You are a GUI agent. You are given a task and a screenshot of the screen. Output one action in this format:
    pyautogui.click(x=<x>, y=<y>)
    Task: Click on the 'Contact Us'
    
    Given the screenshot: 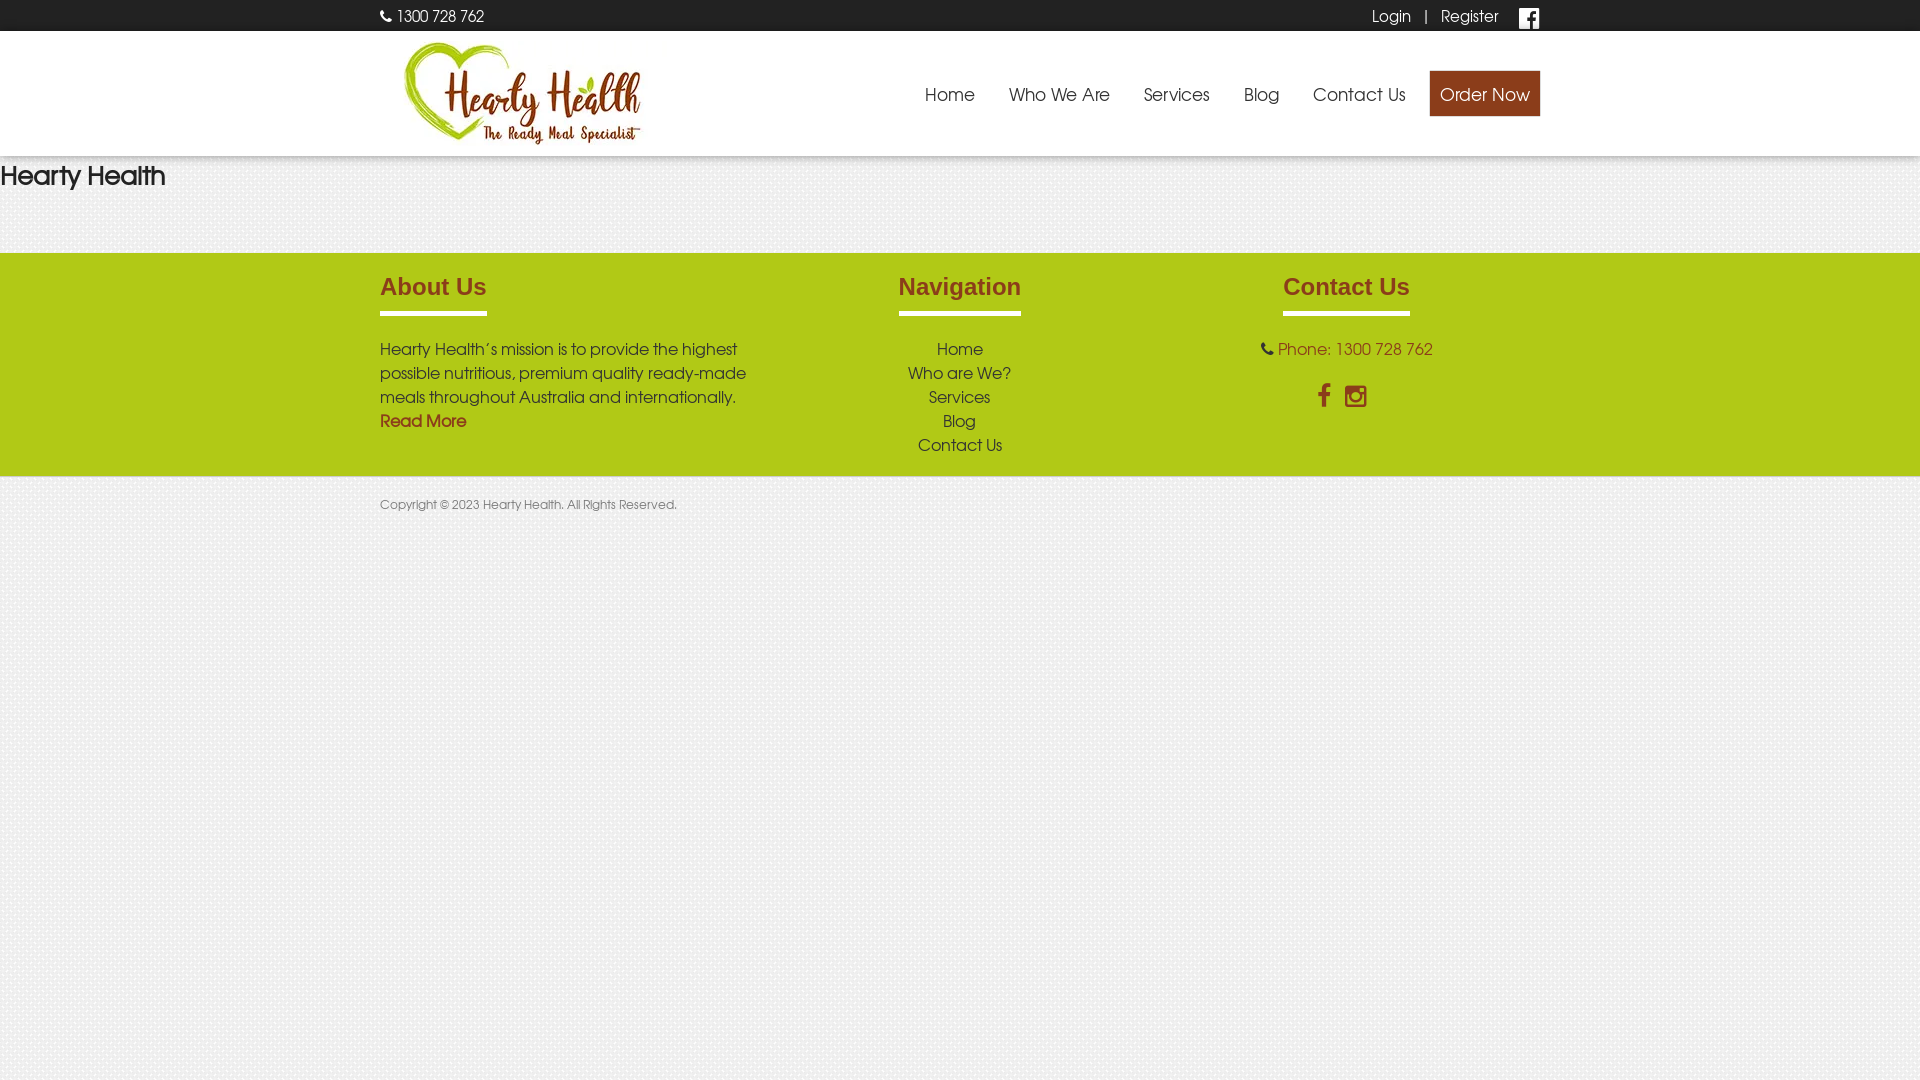 What is the action you would take?
    pyautogui.click(x=1359, y=93)
    